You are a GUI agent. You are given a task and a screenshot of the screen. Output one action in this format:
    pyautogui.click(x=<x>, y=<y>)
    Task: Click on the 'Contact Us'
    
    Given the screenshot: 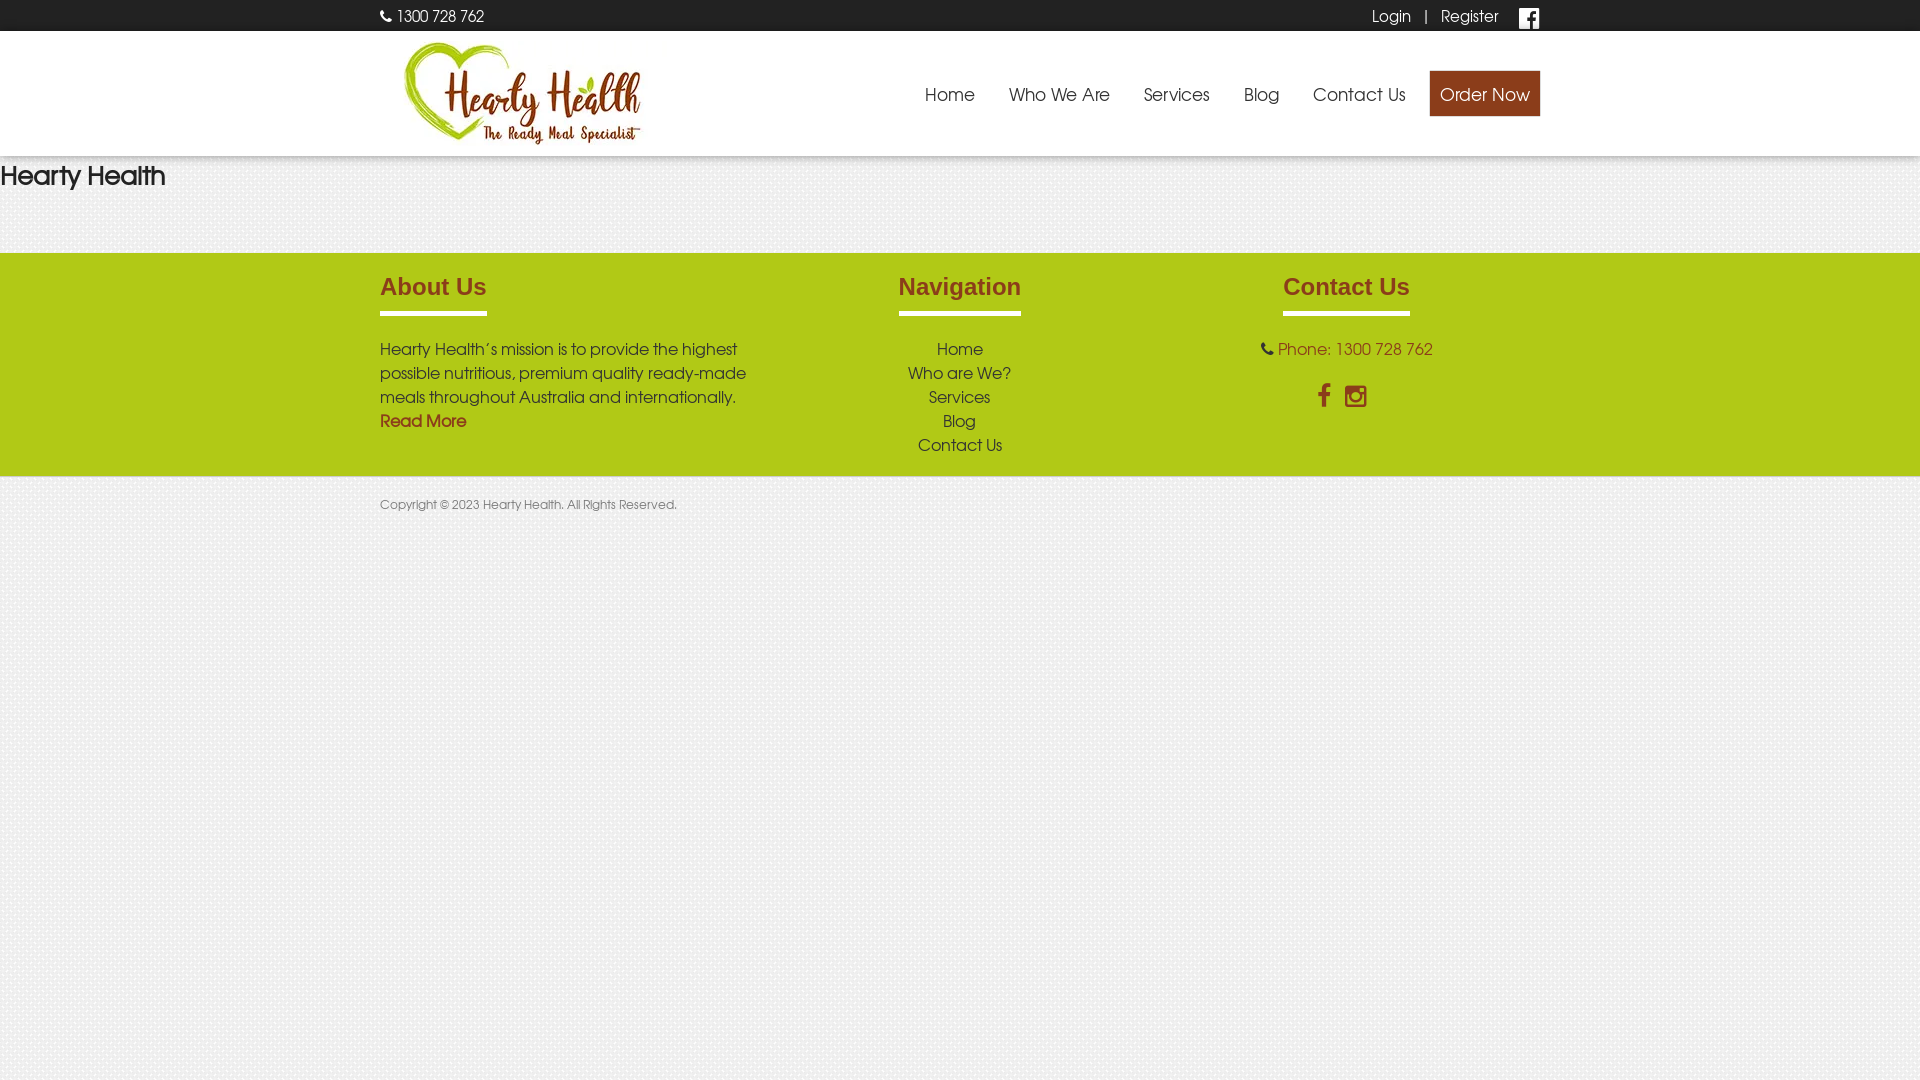 What is the action you would take?
    pyautogui.click(x=1359, y=93)
    